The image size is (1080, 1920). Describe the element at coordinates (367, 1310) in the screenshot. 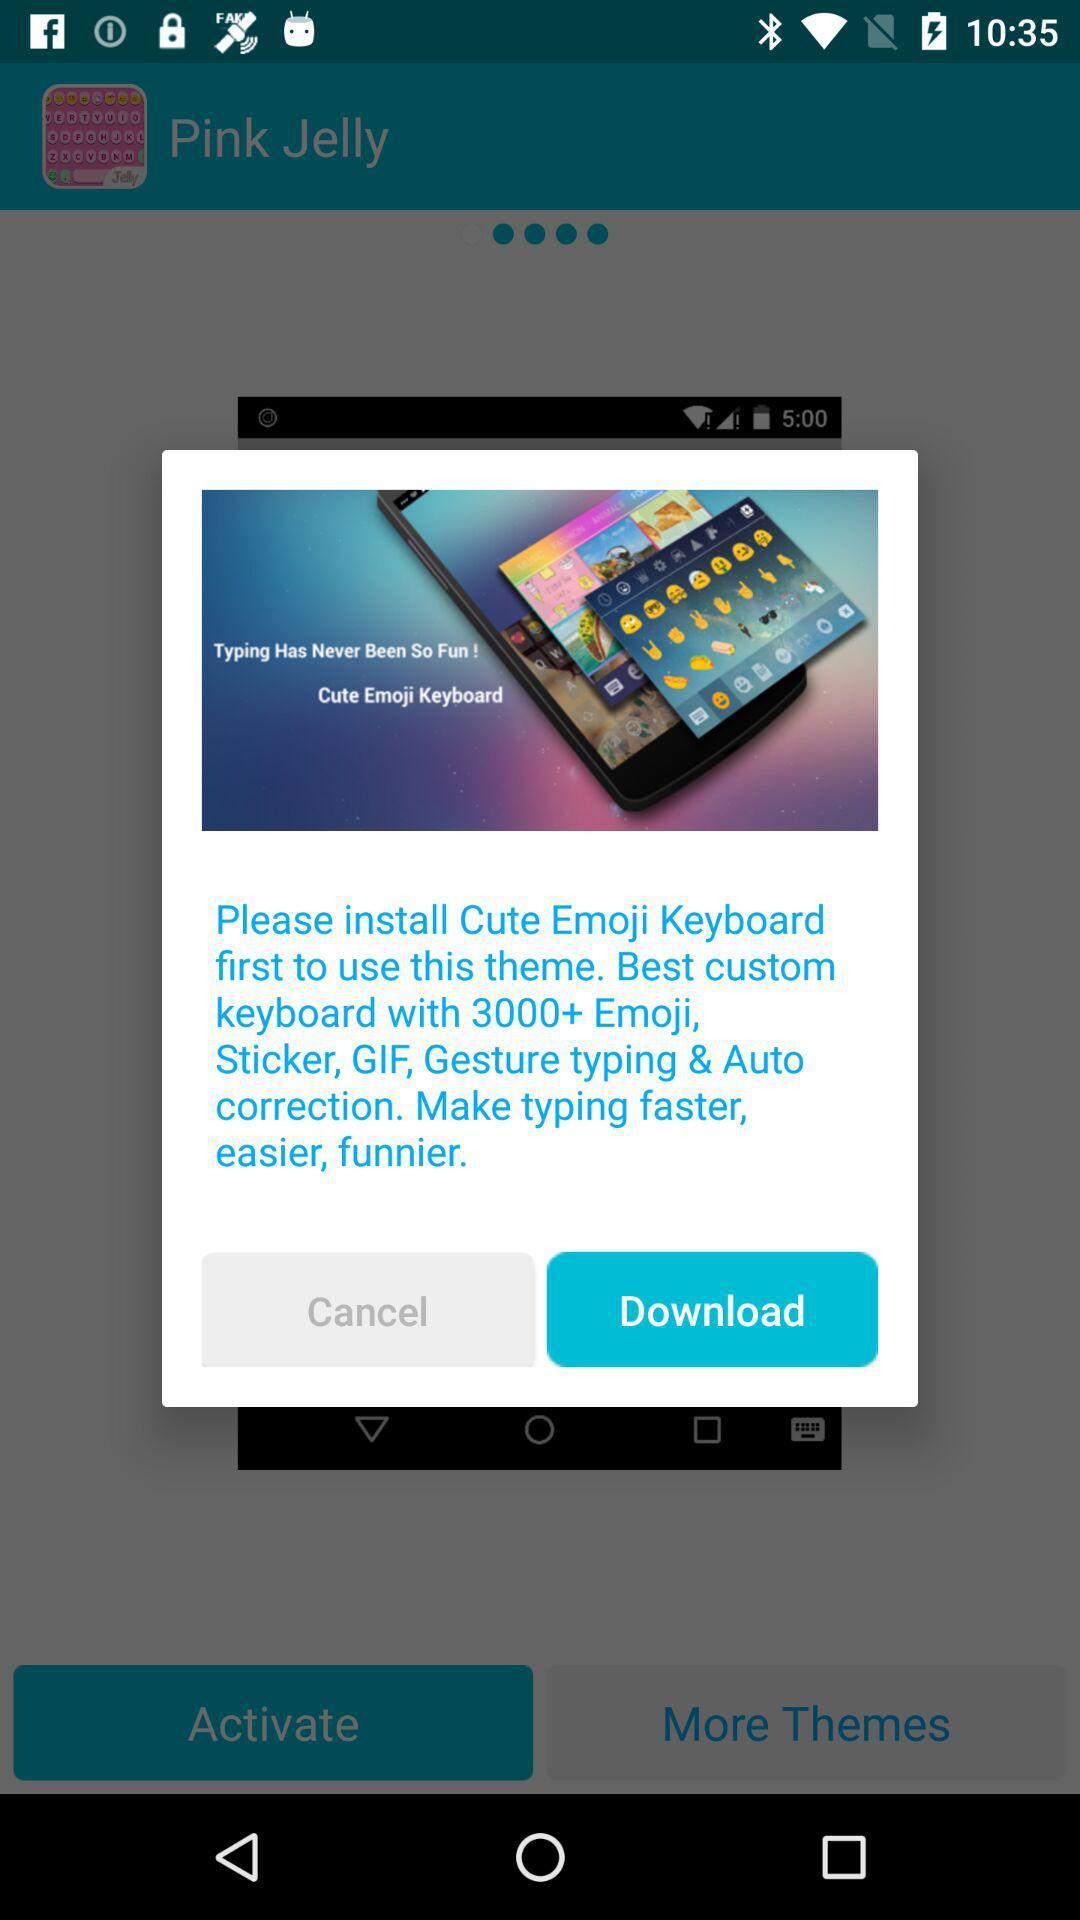

I see `cancel icon` at that location.